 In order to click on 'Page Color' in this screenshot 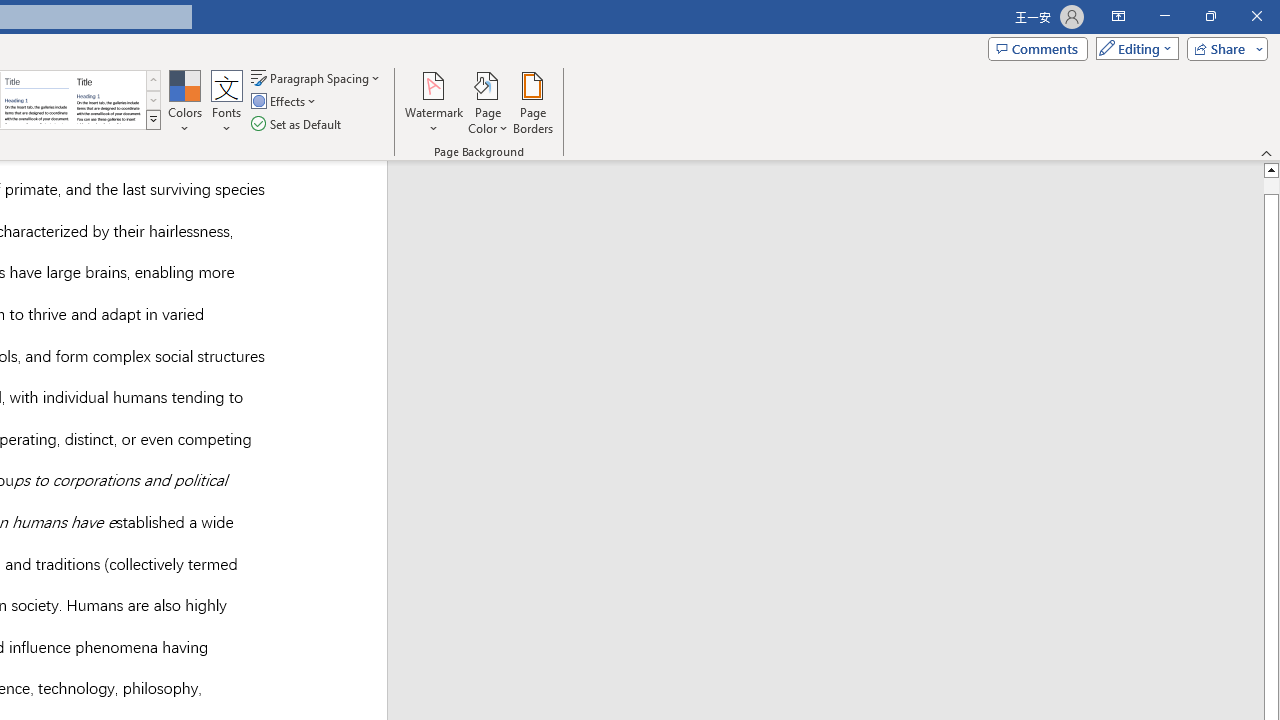, I will do `click(488, 103)`.